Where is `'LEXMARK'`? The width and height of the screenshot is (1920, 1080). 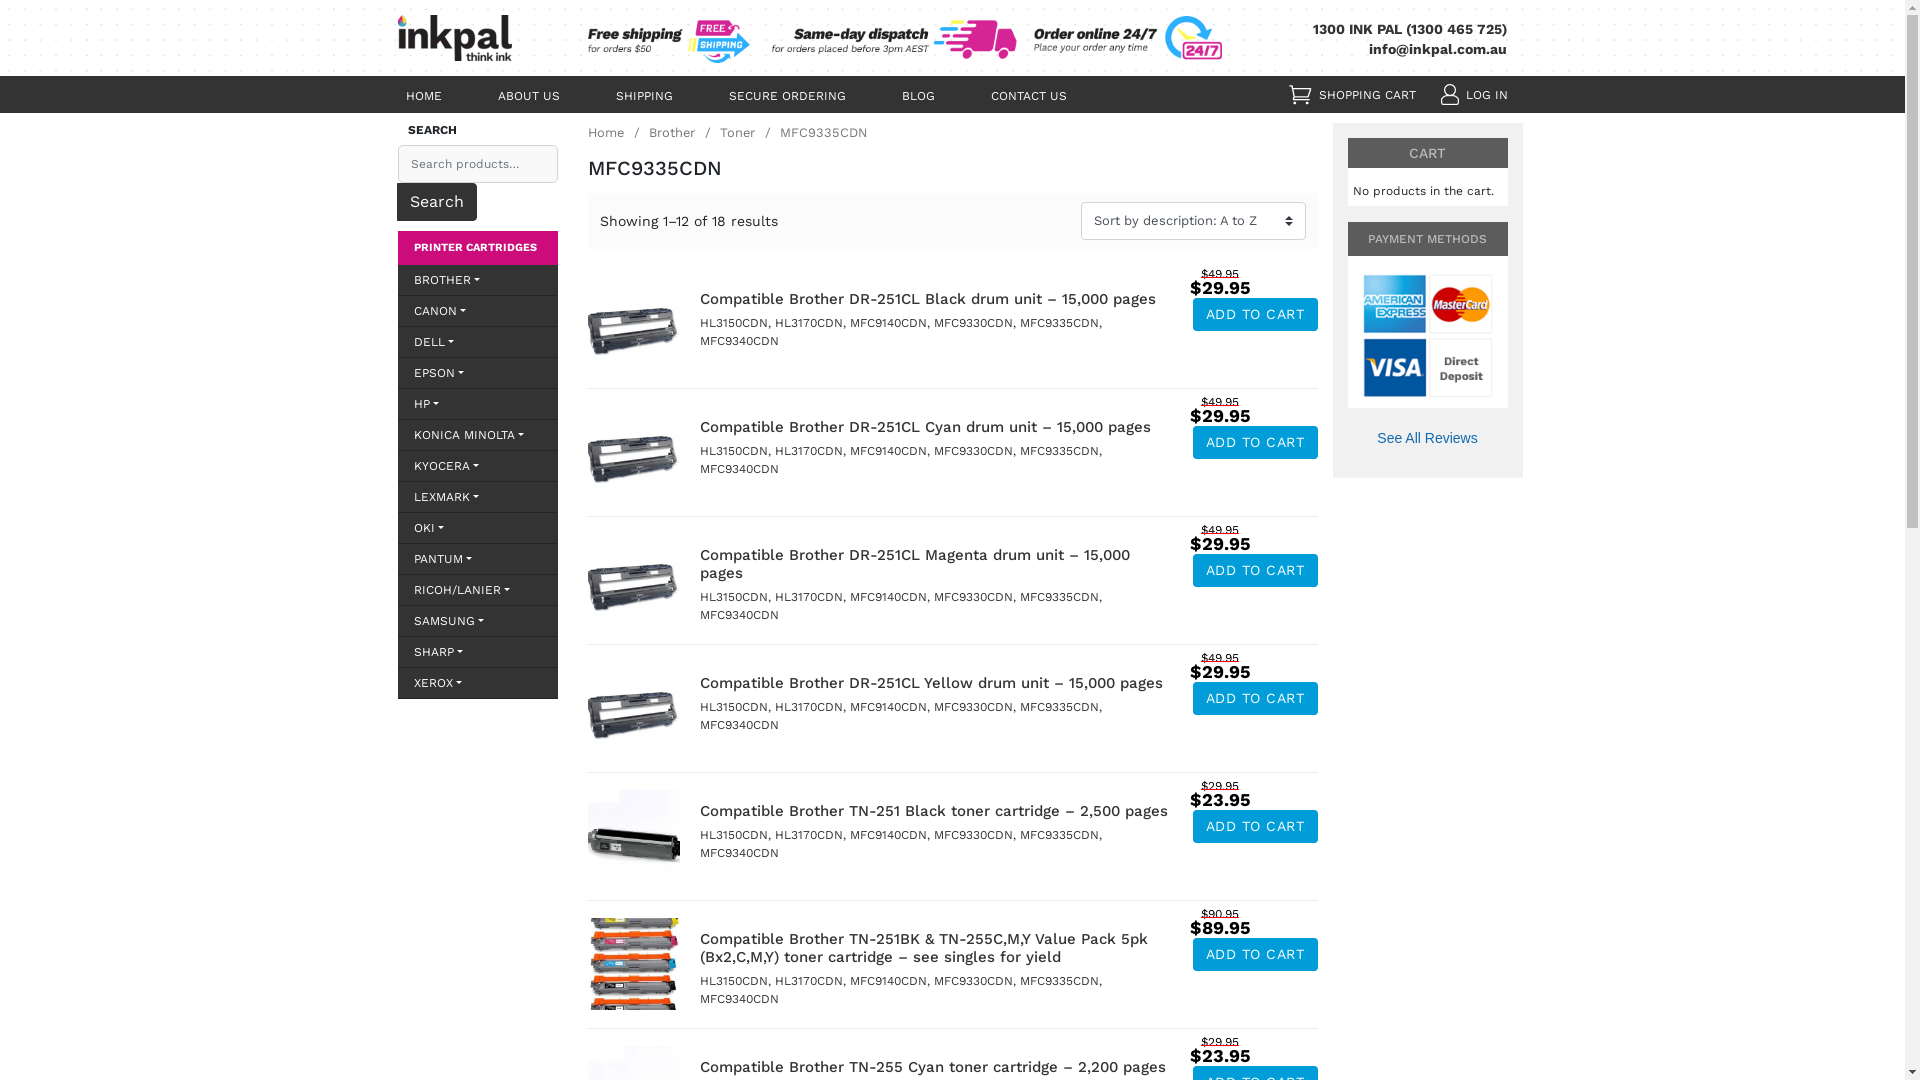
'LEXMARK' is located at coordinates (477, 496).